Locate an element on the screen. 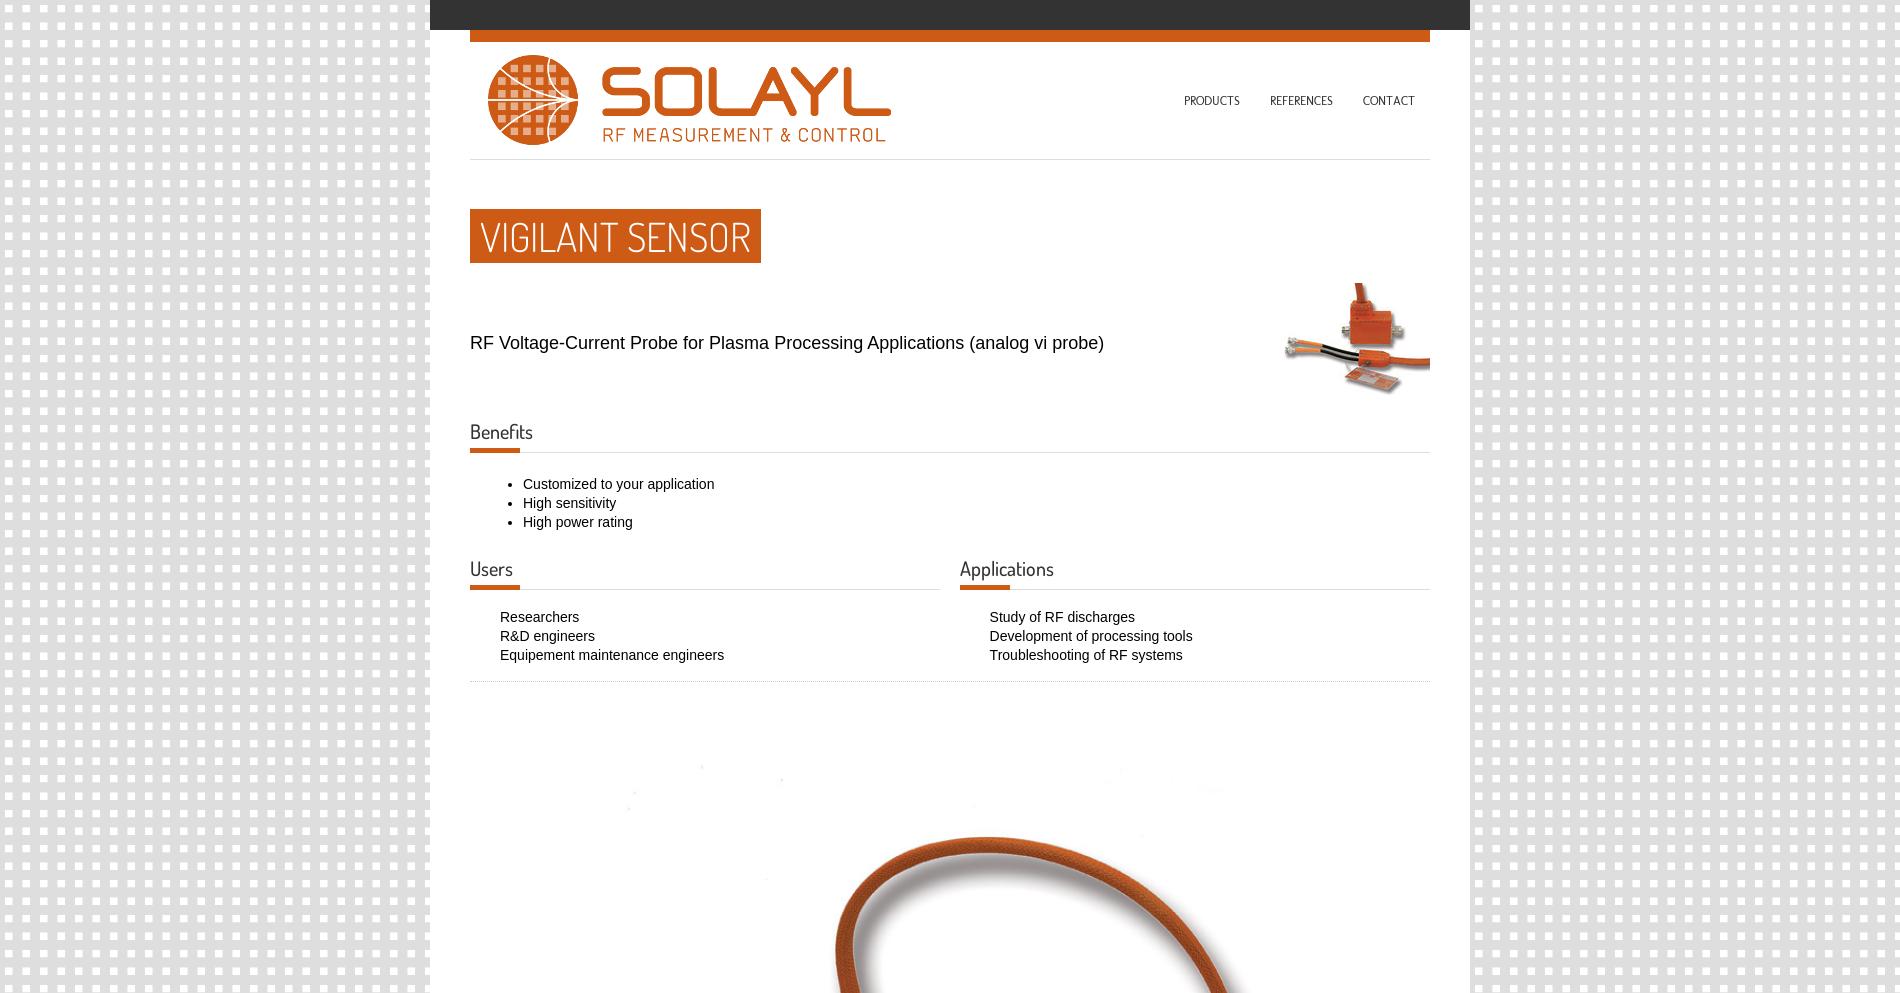  'Benefits' is located at coordinates (501, 430).